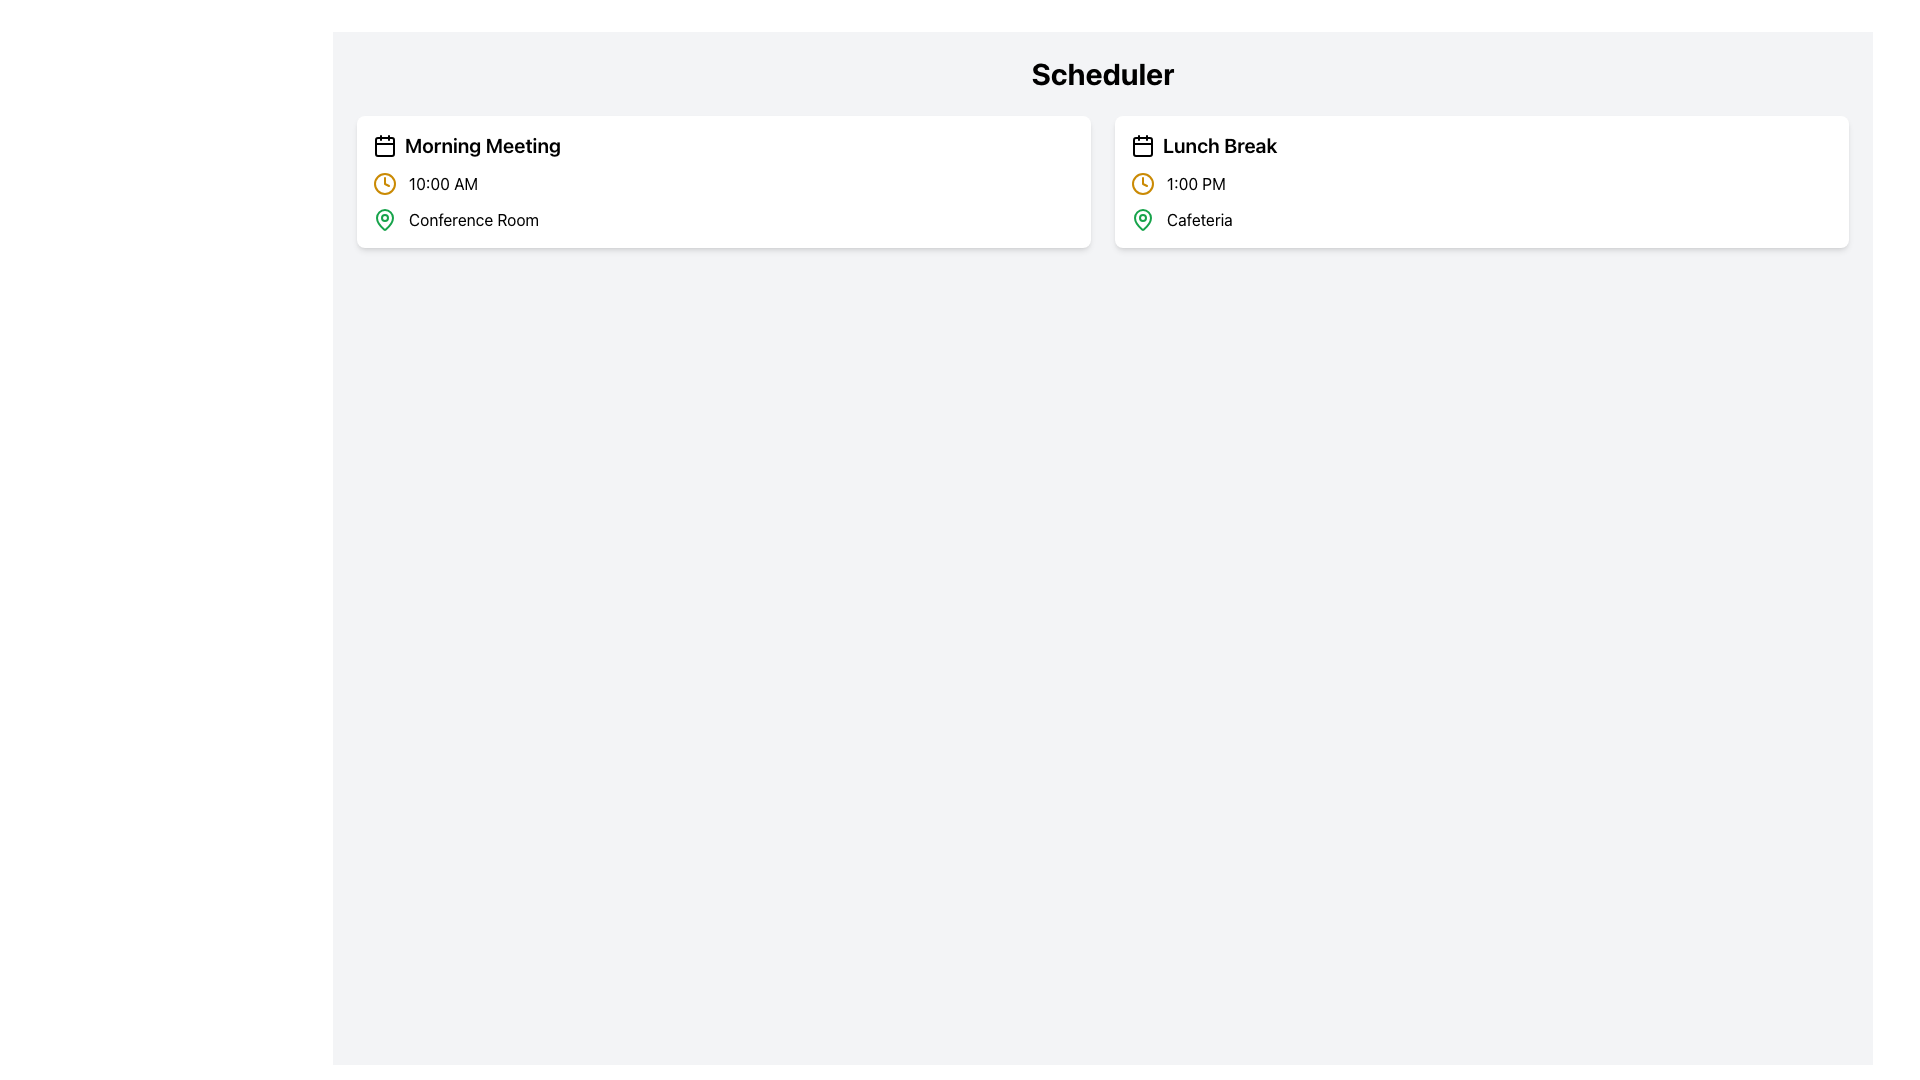 Image resolution: width=1920 pixels, height=1080 pixels. Describe the element at coordinates (442, 184) in the screenshot. I see `time displayed in the bold text label indicating '10:00 AM' next to the clock icon in the 'Morning Meeting' section` at that location.